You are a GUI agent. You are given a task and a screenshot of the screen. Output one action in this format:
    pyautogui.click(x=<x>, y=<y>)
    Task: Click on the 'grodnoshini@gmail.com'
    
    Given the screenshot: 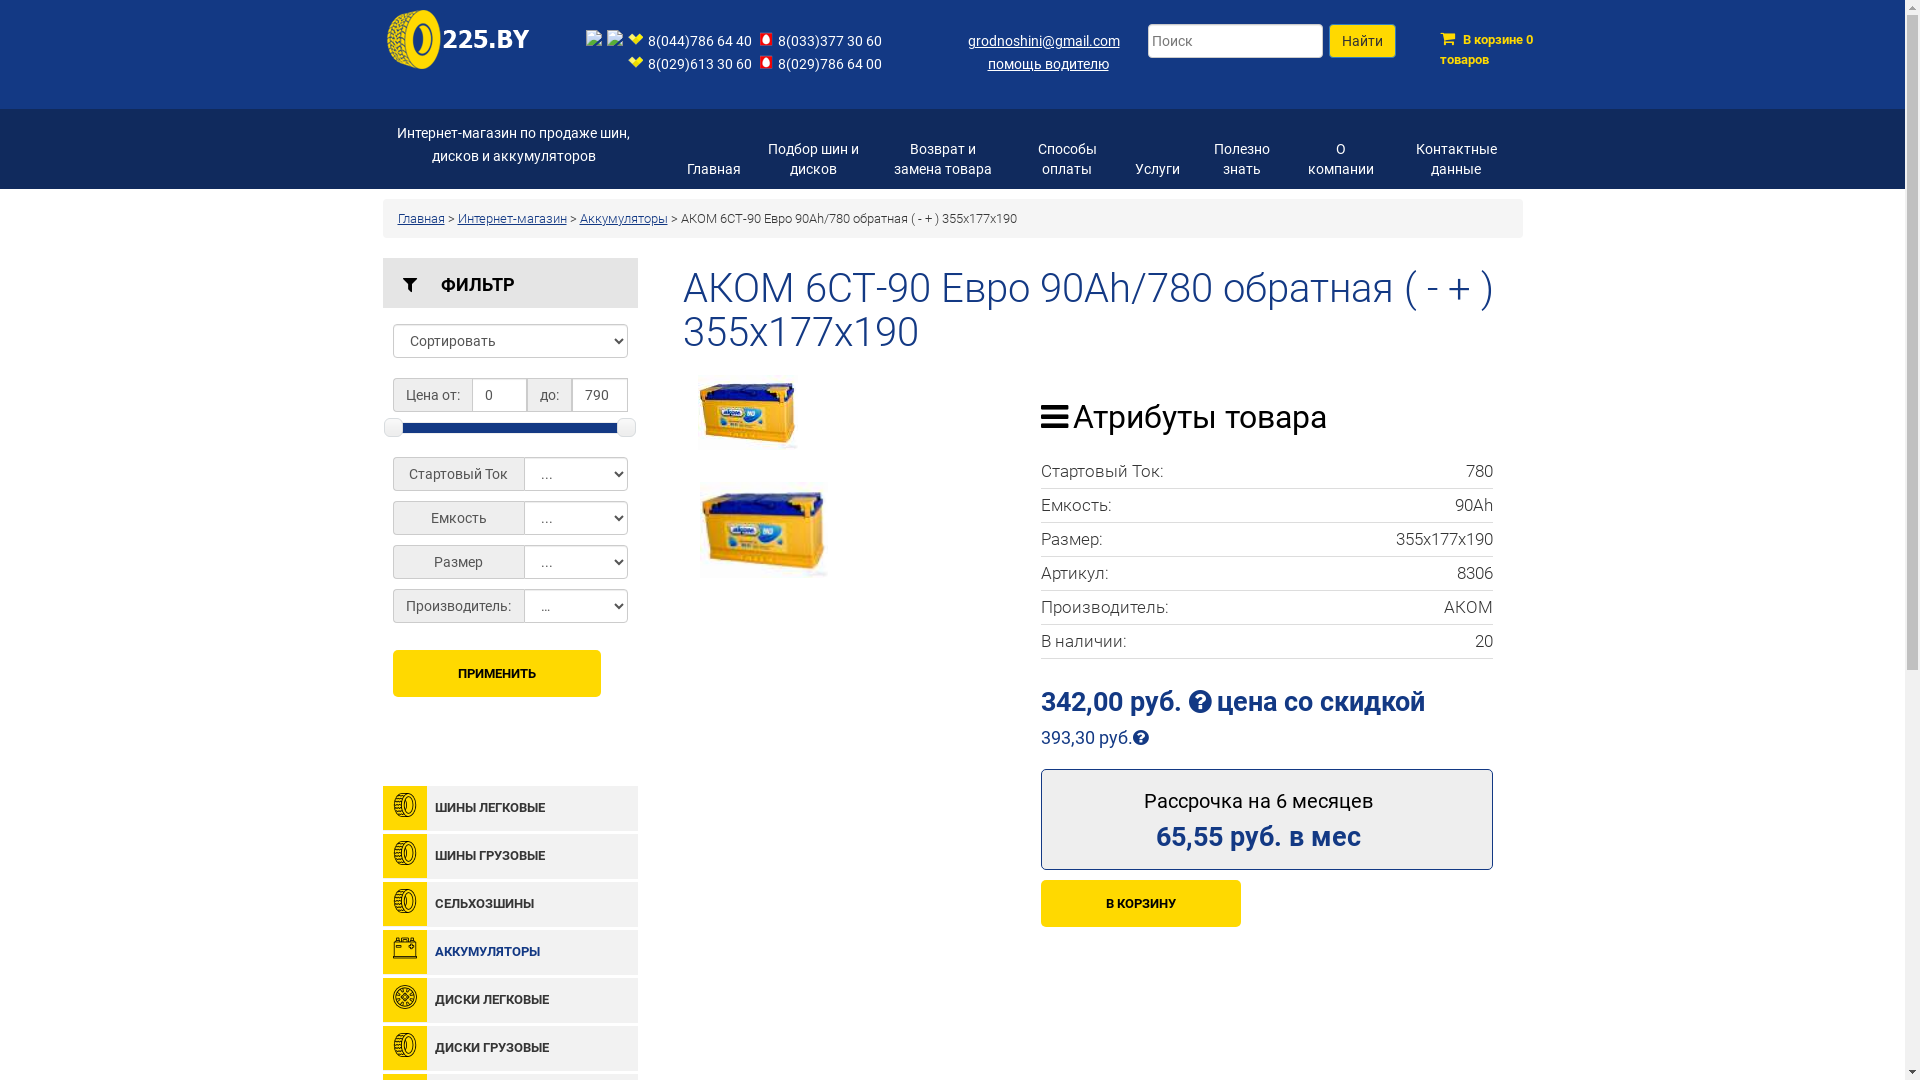 What is the action you would take?
    pyautogui.click(x=968, y=41)
    